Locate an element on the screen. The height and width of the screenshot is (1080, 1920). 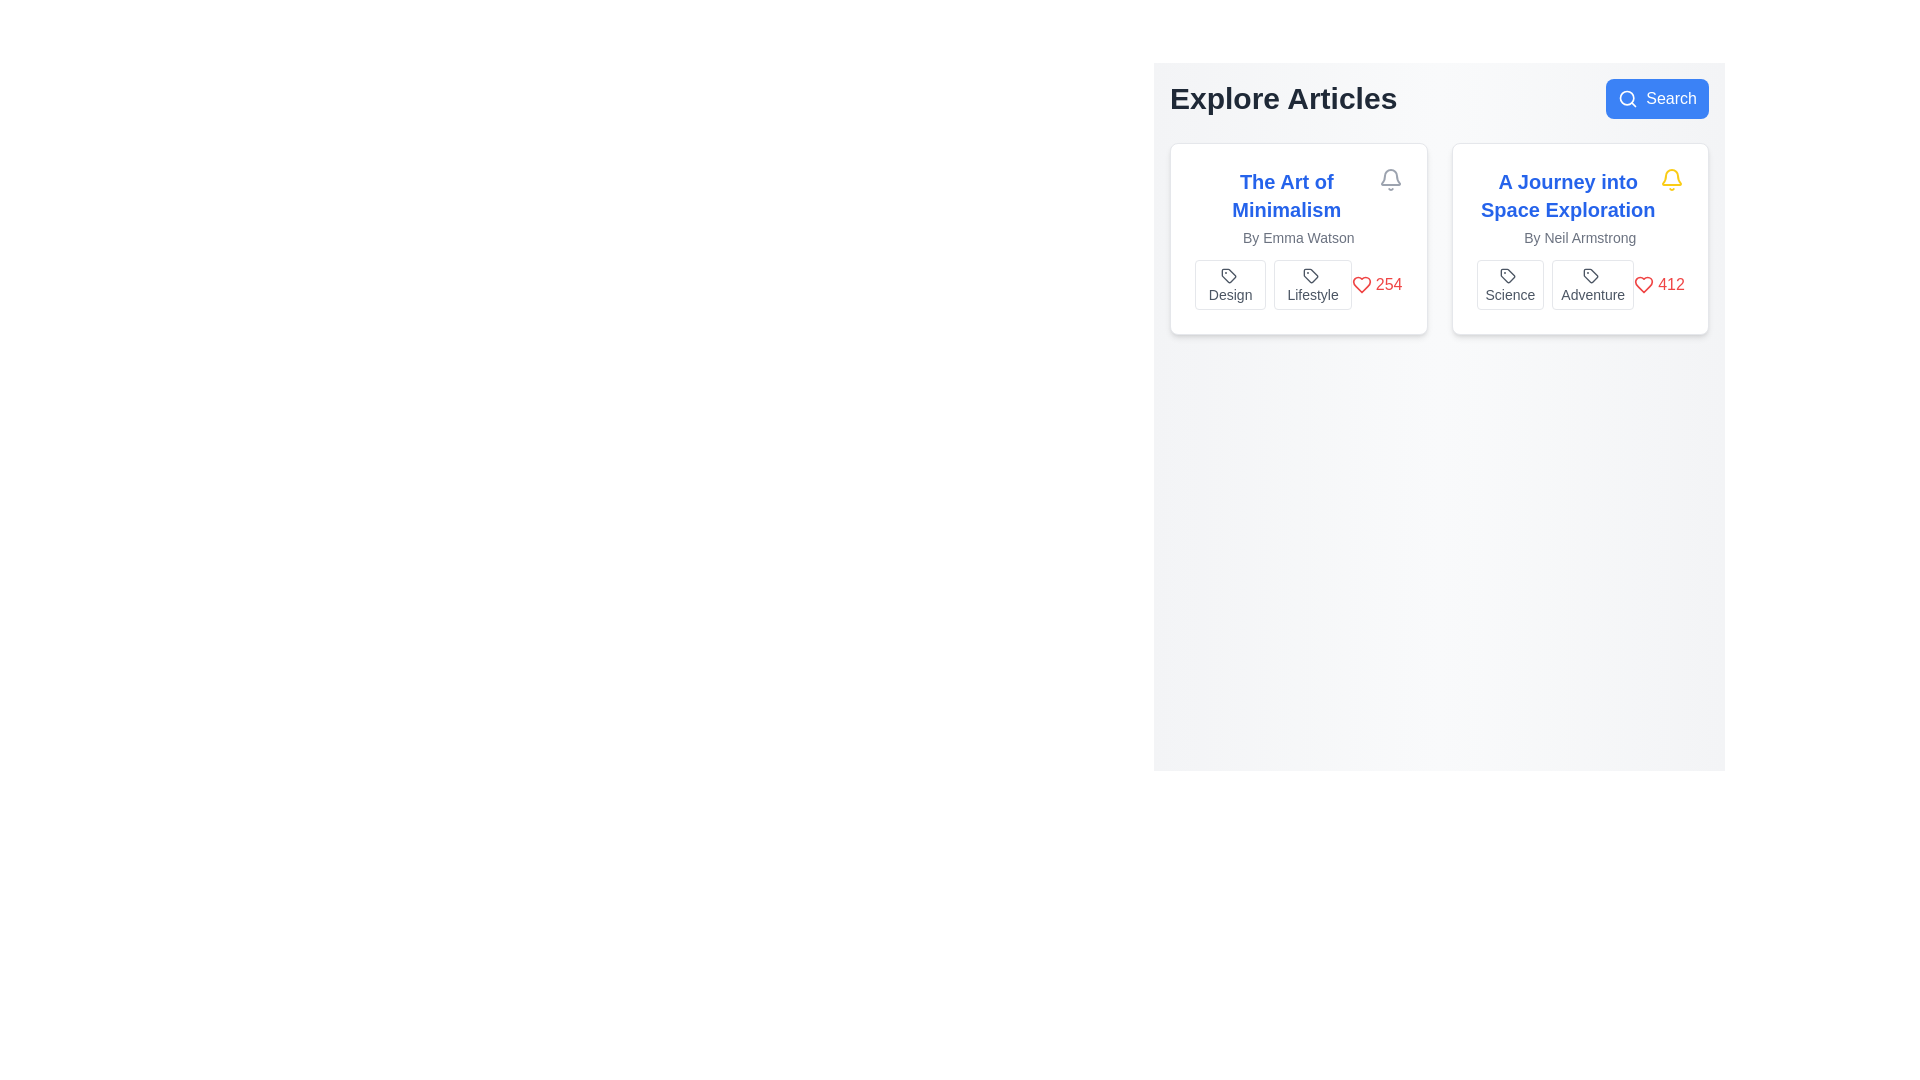
static text display element titled 'A Journey into Space Exploration', which is styled in a bold and large blue font and located in the top section of the right-most card in a two-card grid layout is located at coordinates (1579, 196).